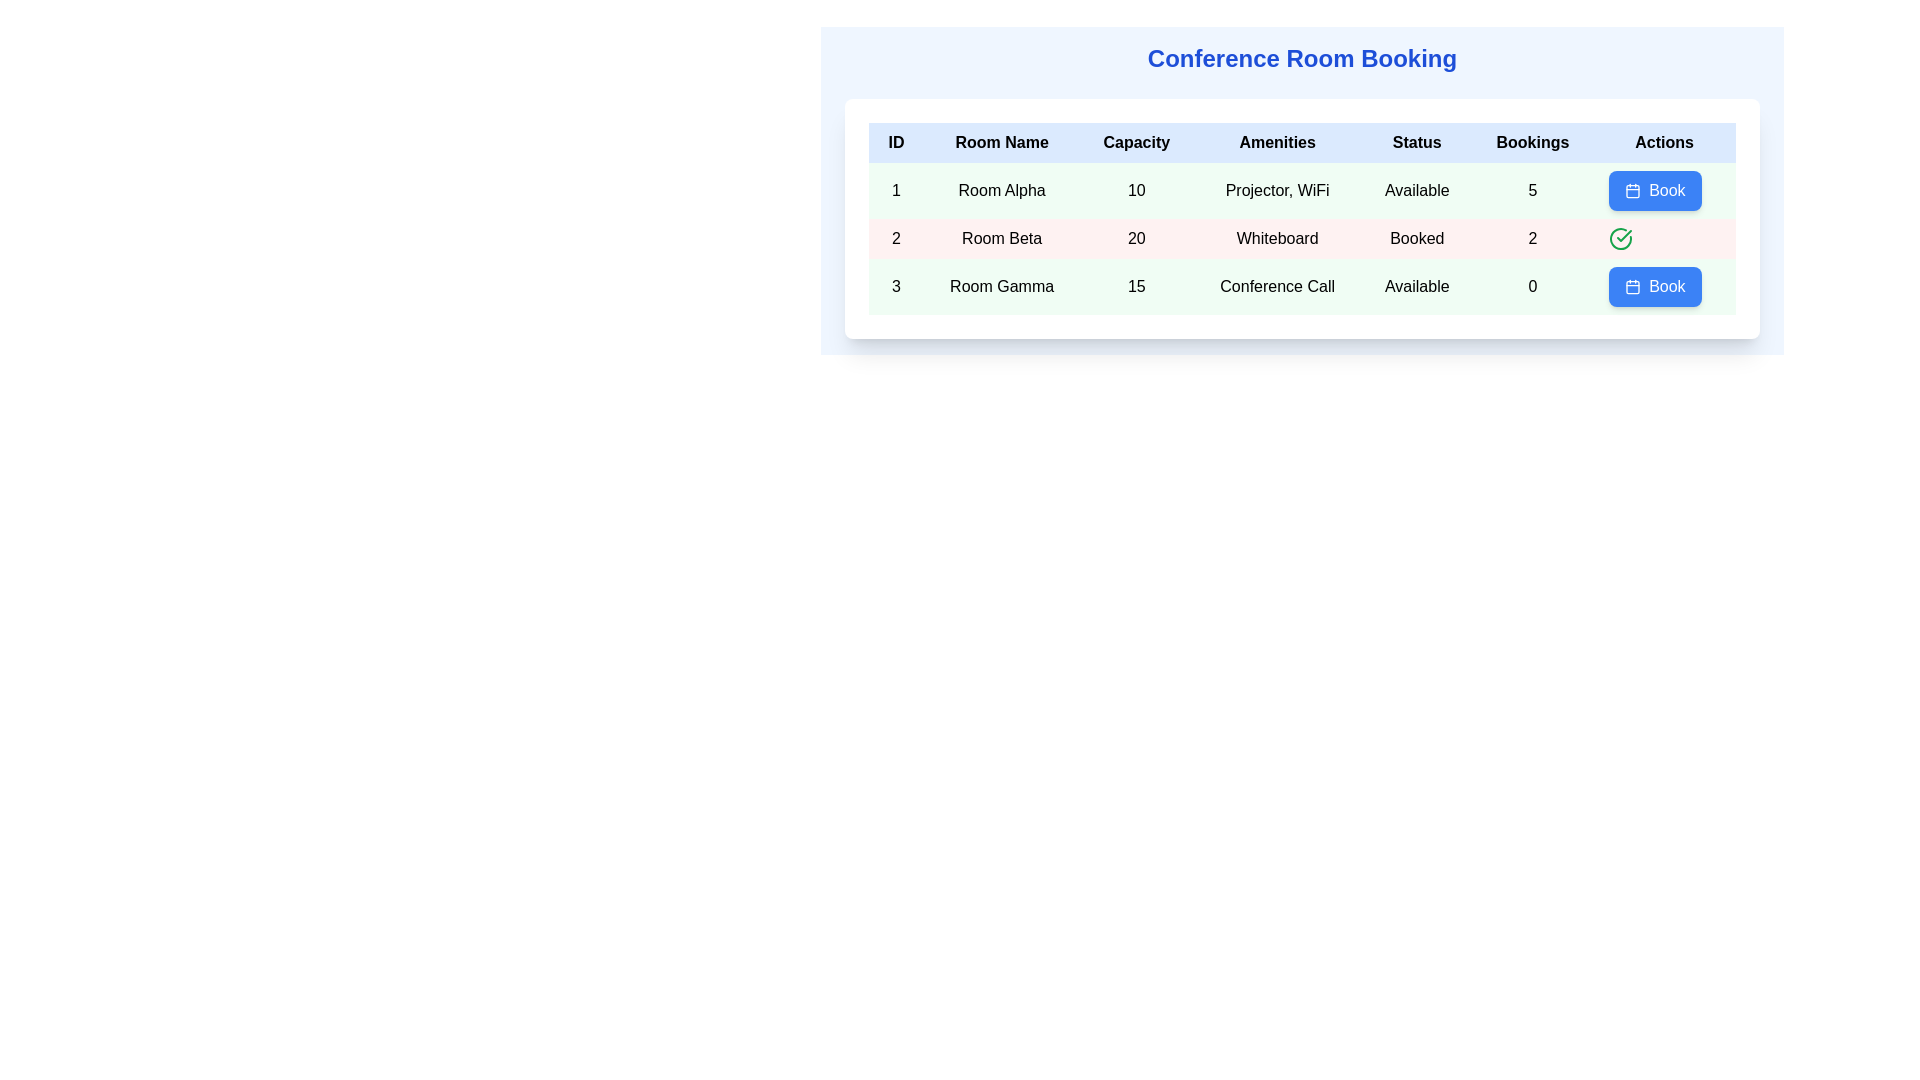 The width and height of the screenshot is (1920, 1080). What do you see at coordinates (1655, 286) in the screenshot?
I see `the booking button for 'Room Gamma' in the 'Actions' column of the Conference Room Booking table to initiate the booking process` at bounding box center [1655, 286].